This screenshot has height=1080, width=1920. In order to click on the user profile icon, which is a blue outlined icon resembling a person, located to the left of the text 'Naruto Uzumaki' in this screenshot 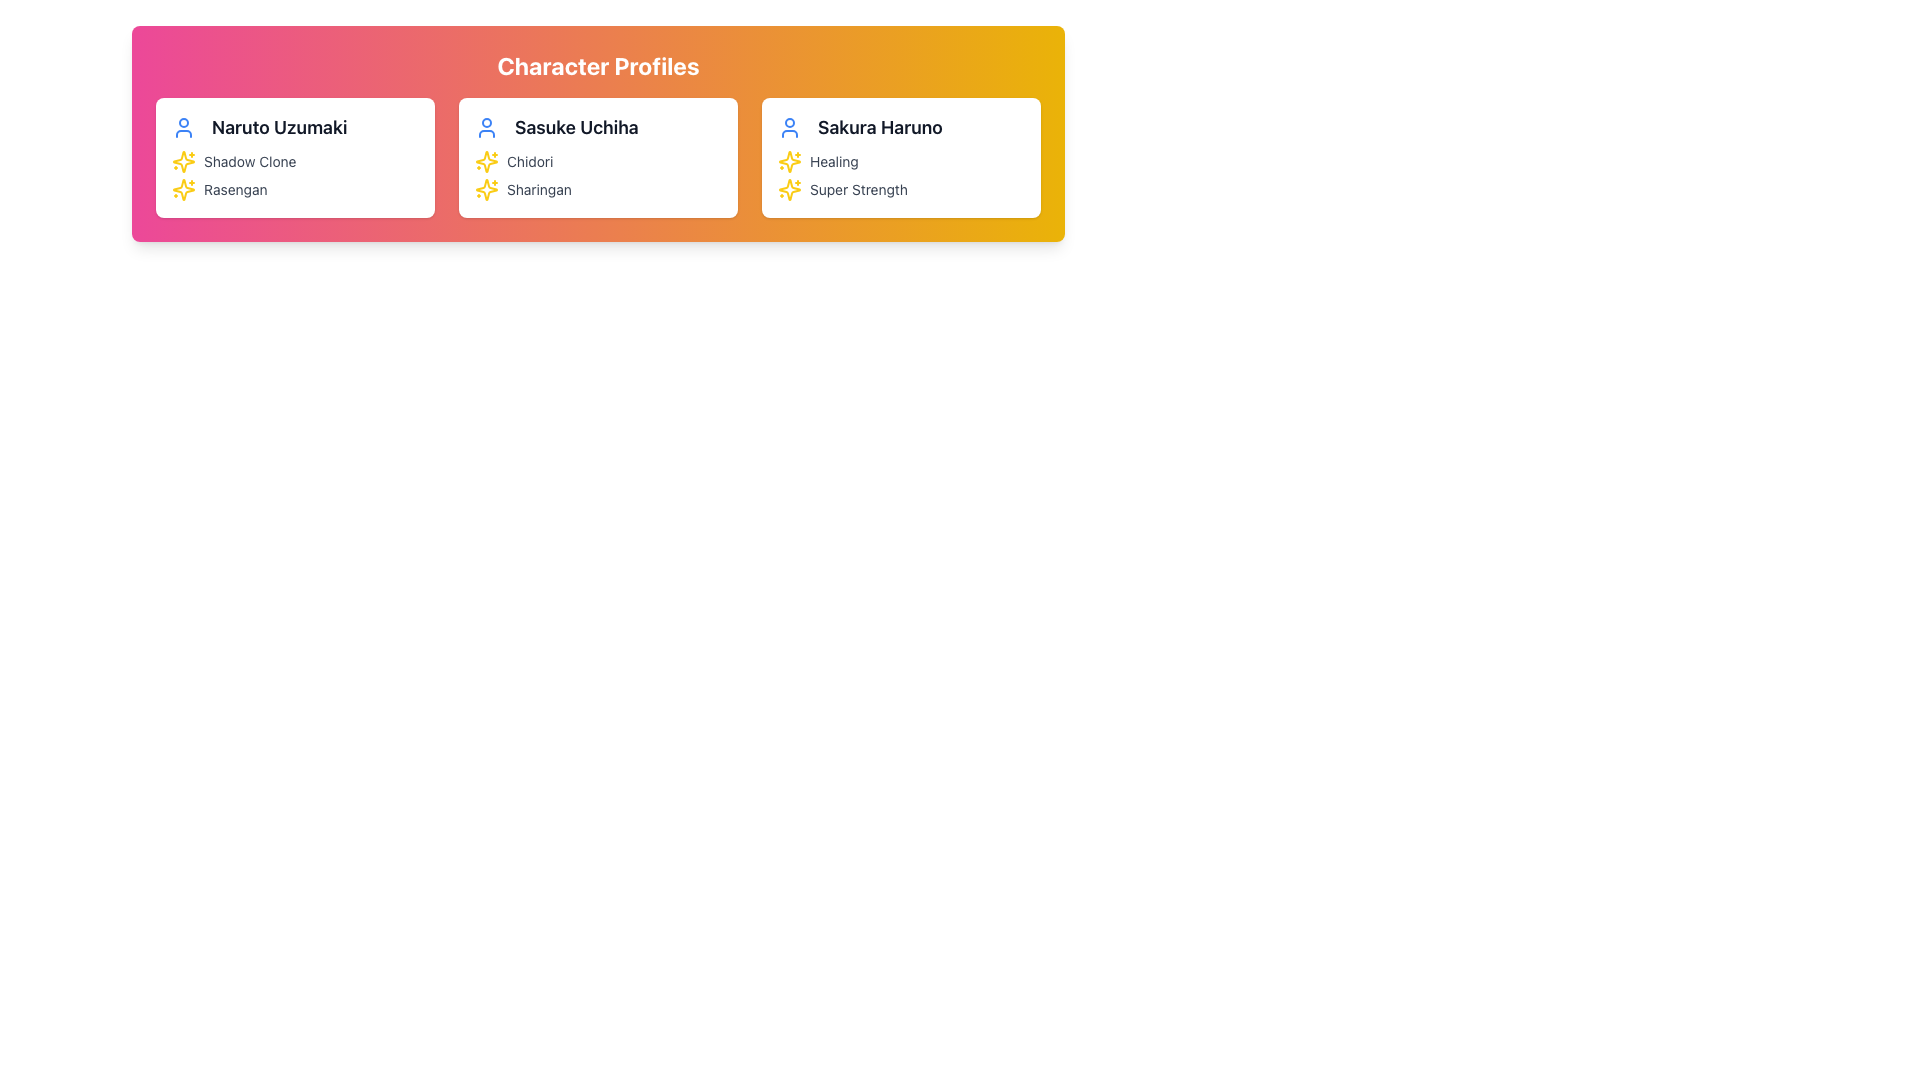, I will do `click(183, 127)`.